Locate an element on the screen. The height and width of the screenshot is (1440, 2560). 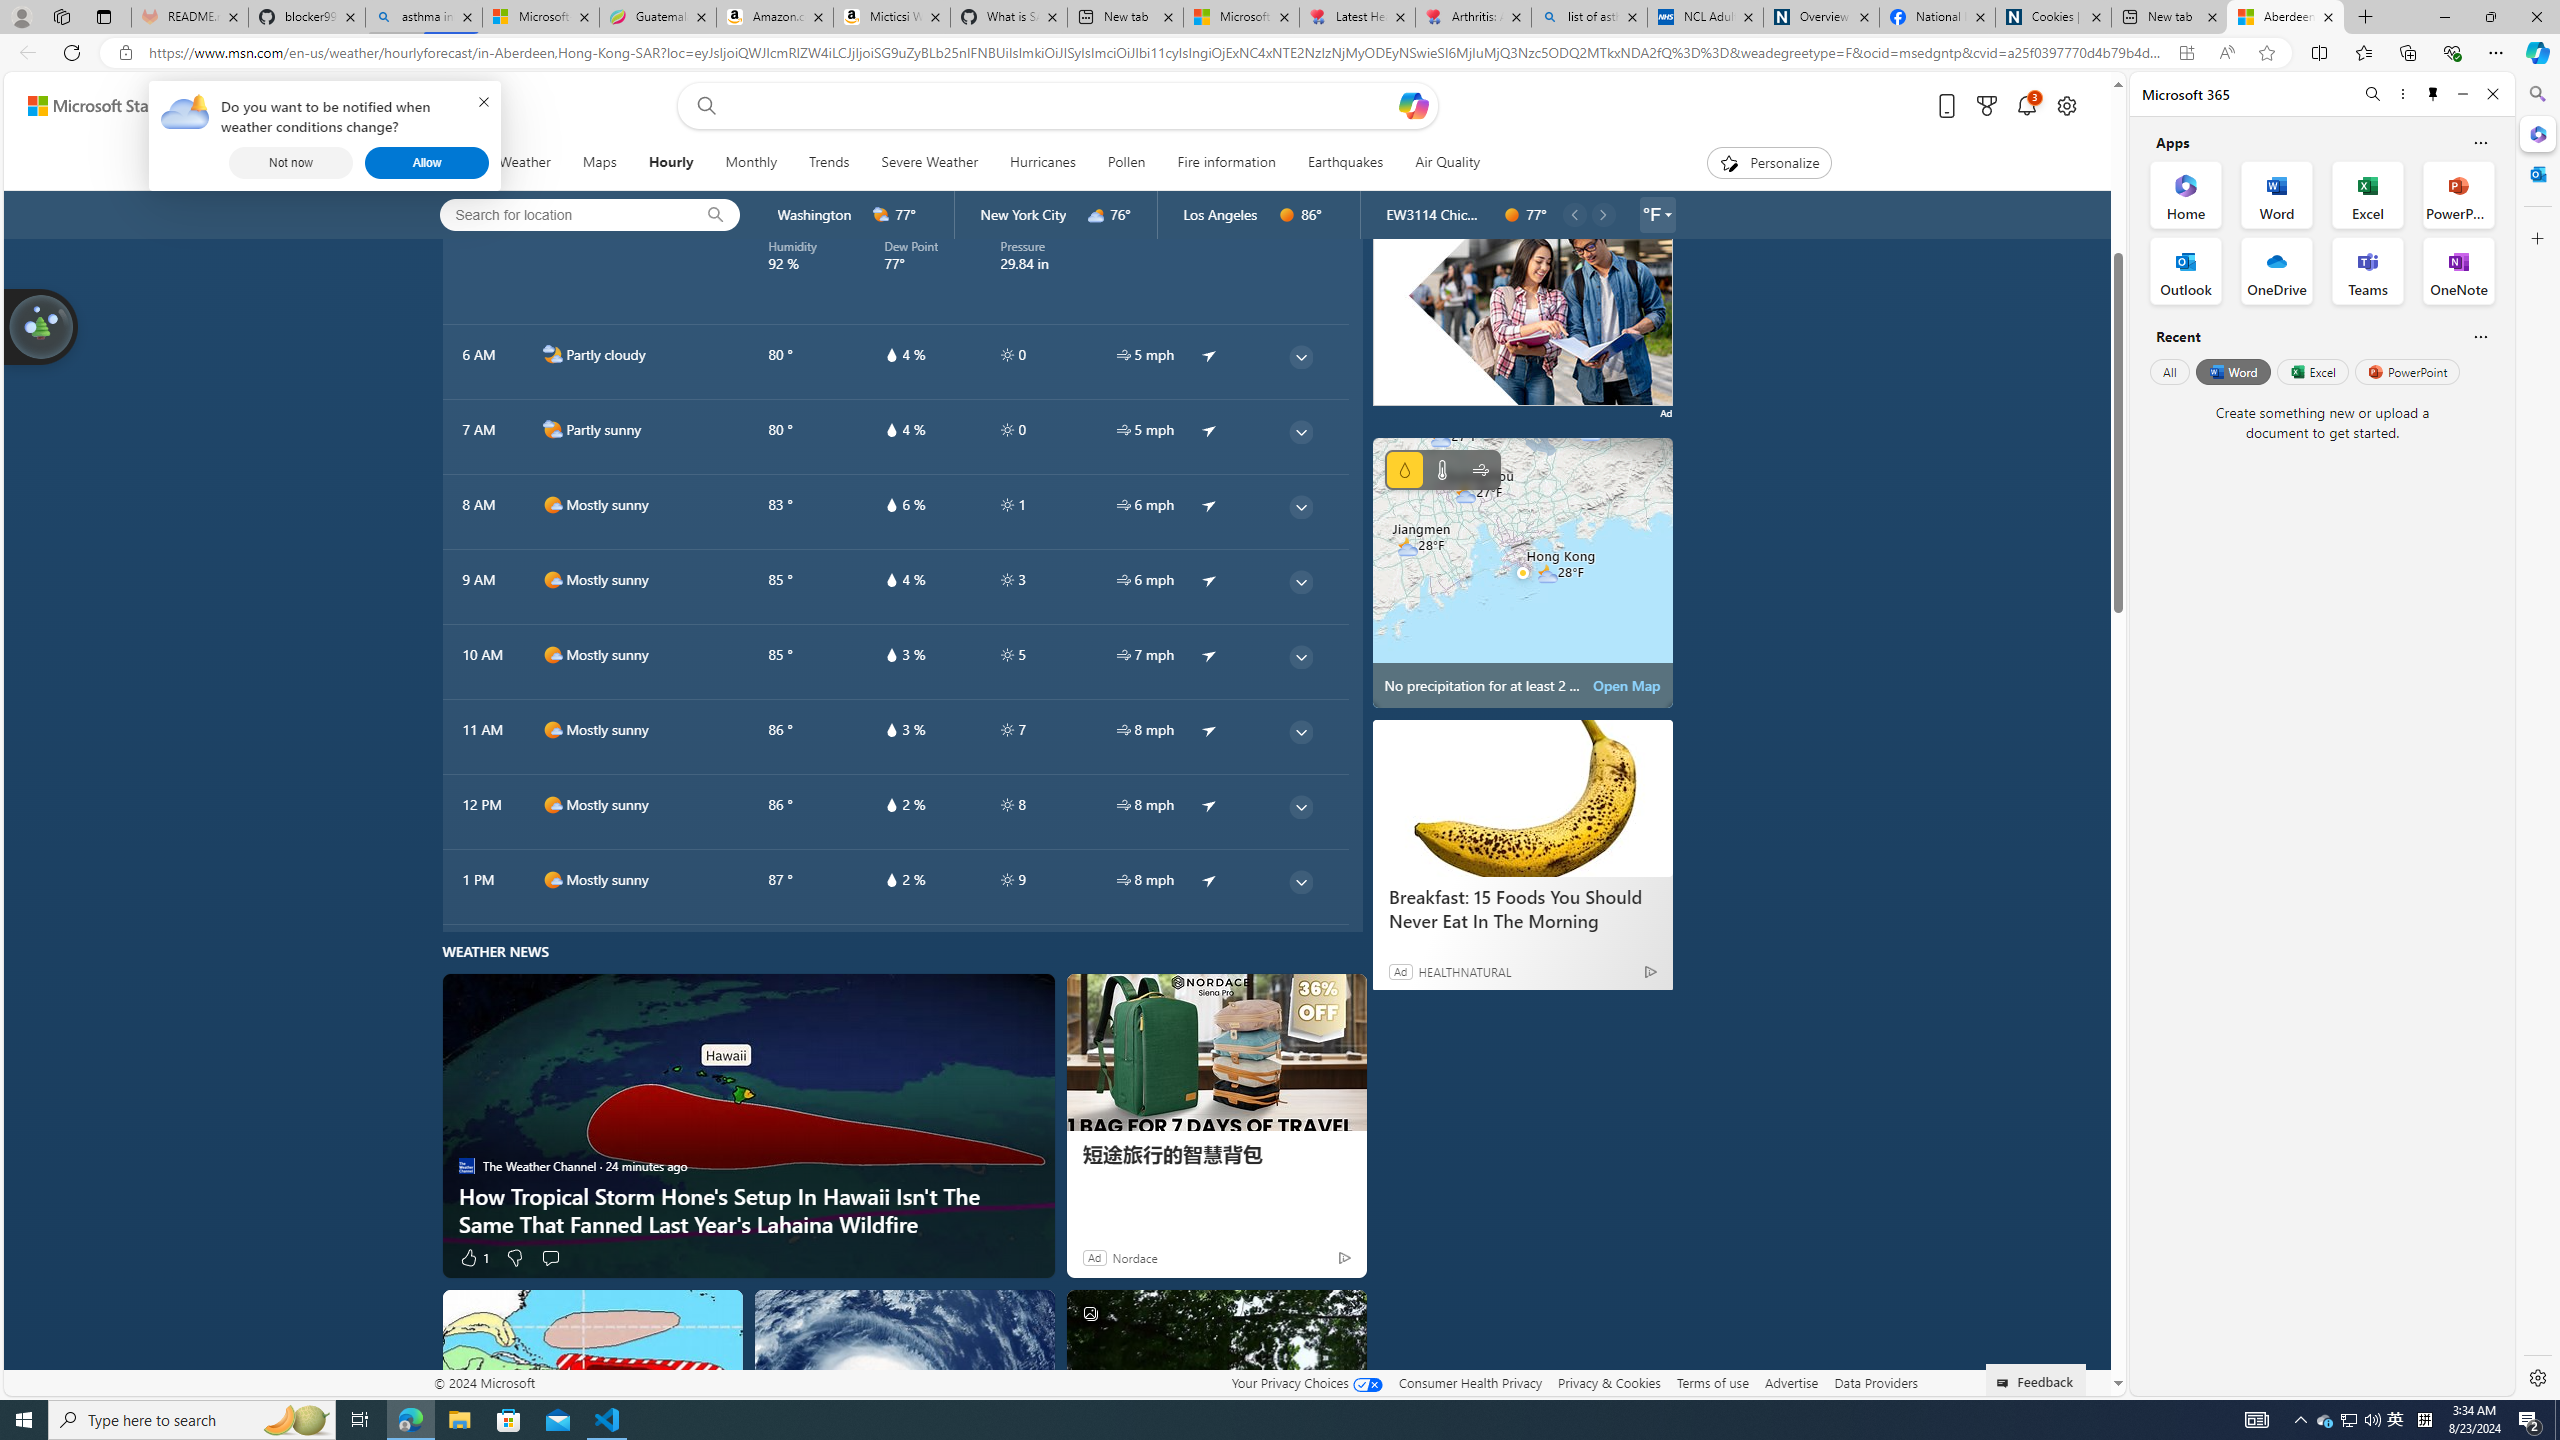
'Join us in planting real trees to help our planet!' is located at coordinates (41, 325).